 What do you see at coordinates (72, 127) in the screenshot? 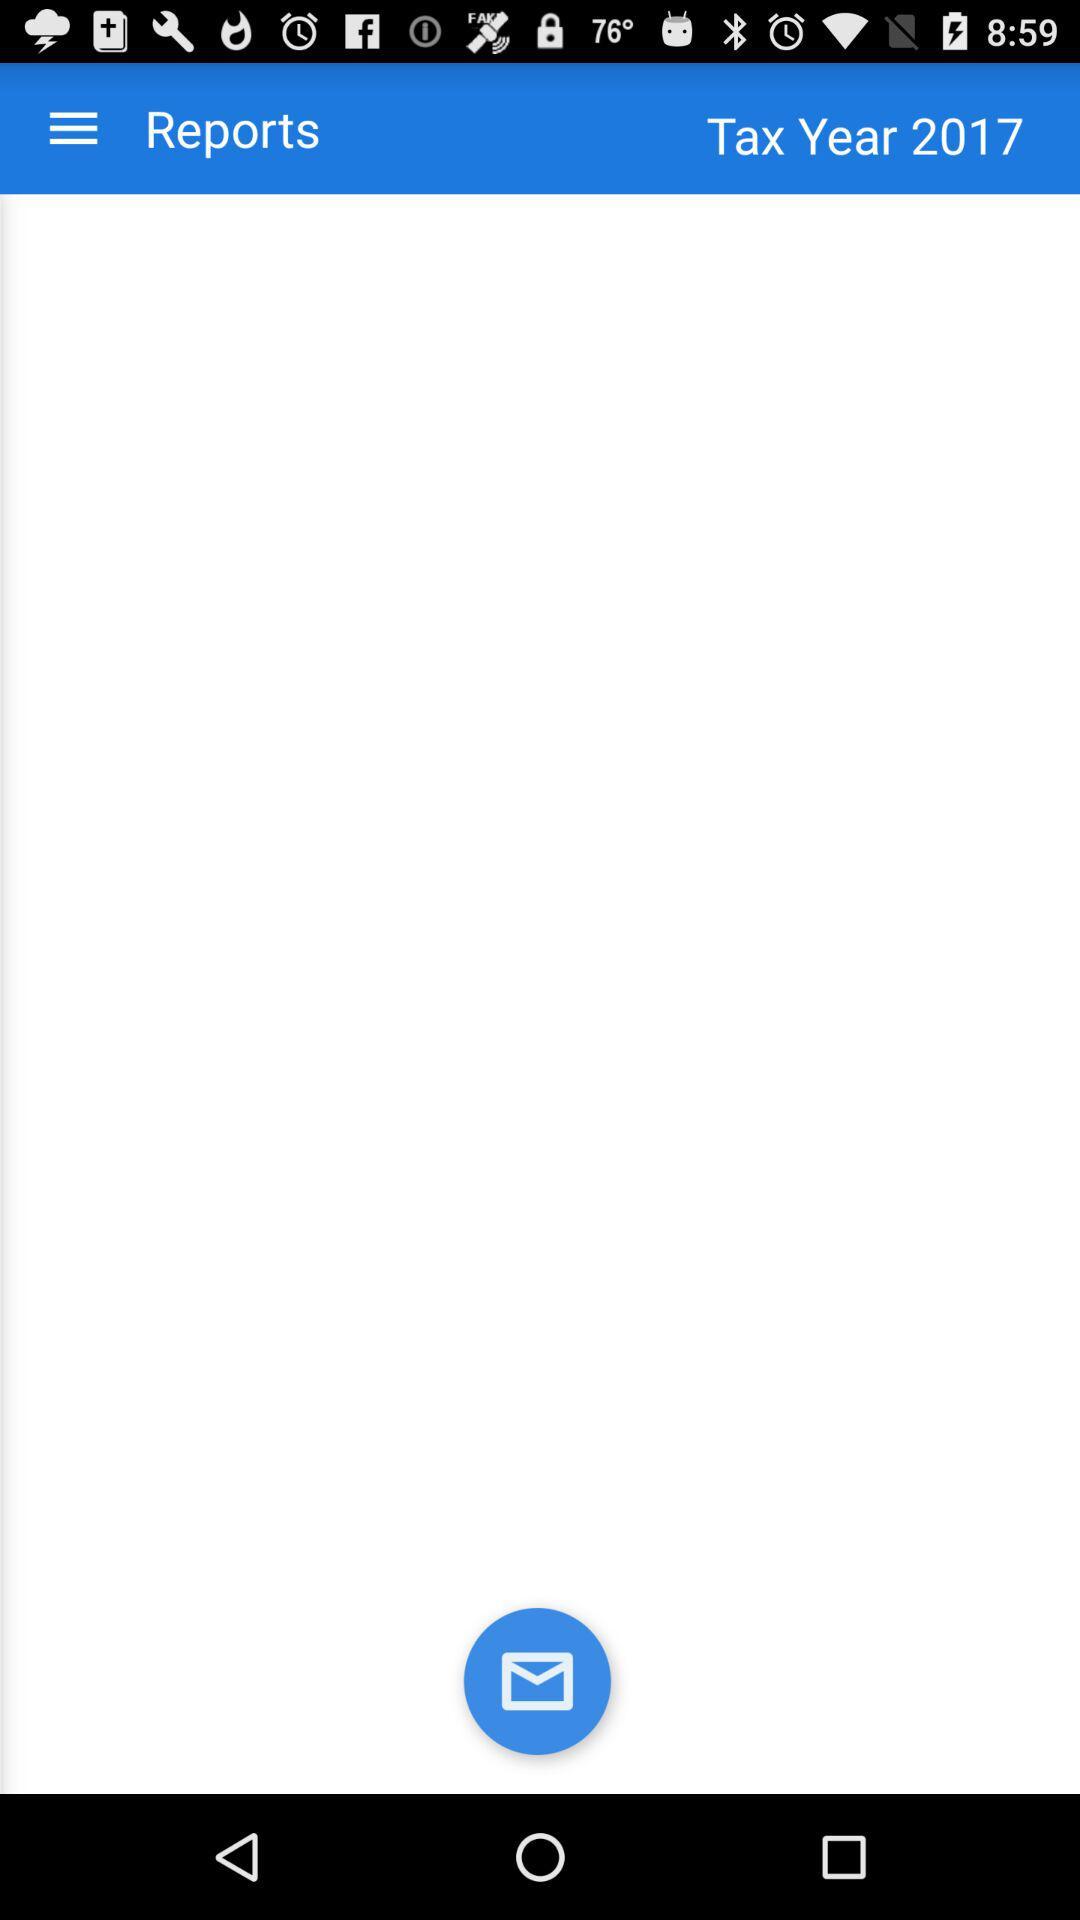
I see `the menu bar` at bounding box center [72, 127].